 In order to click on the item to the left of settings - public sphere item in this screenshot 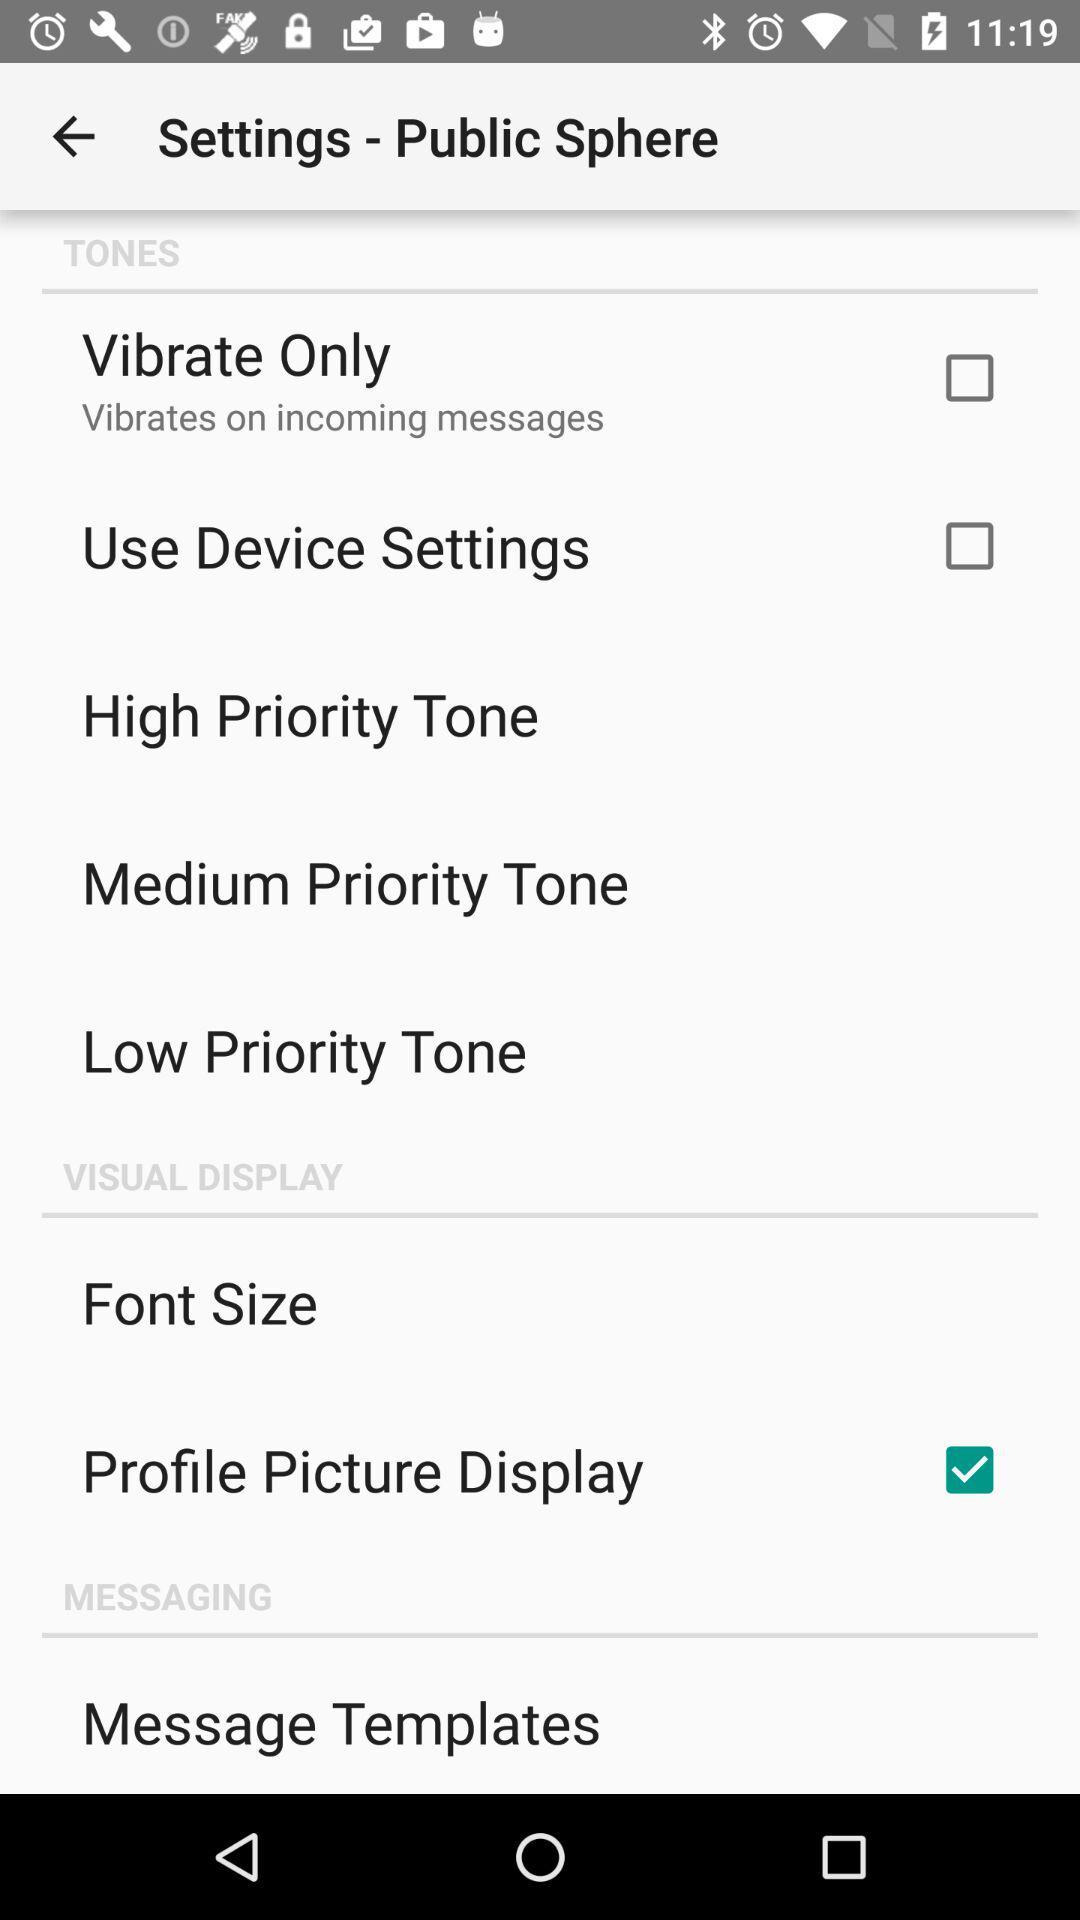, I will do `click(72, 135)`.